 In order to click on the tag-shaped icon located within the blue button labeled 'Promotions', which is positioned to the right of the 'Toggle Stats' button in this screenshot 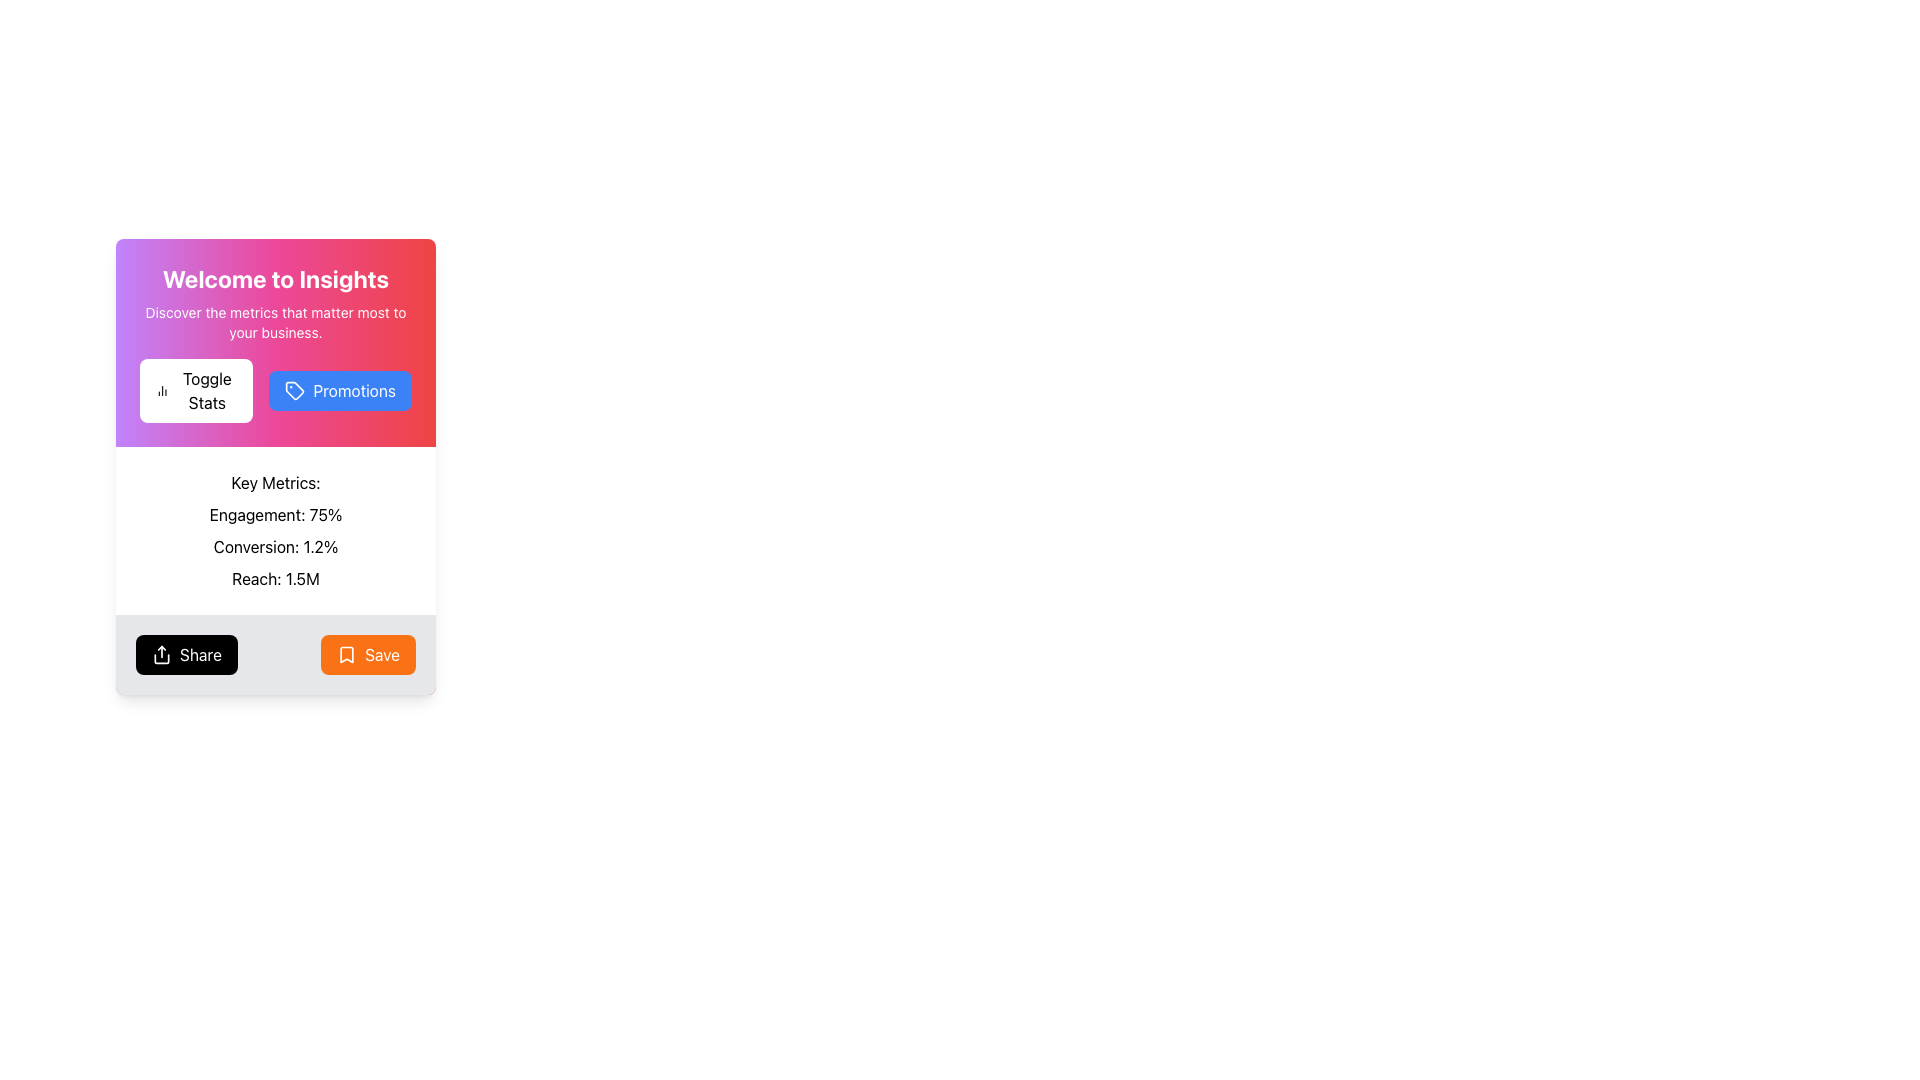, I will do `click(294, 390)`.